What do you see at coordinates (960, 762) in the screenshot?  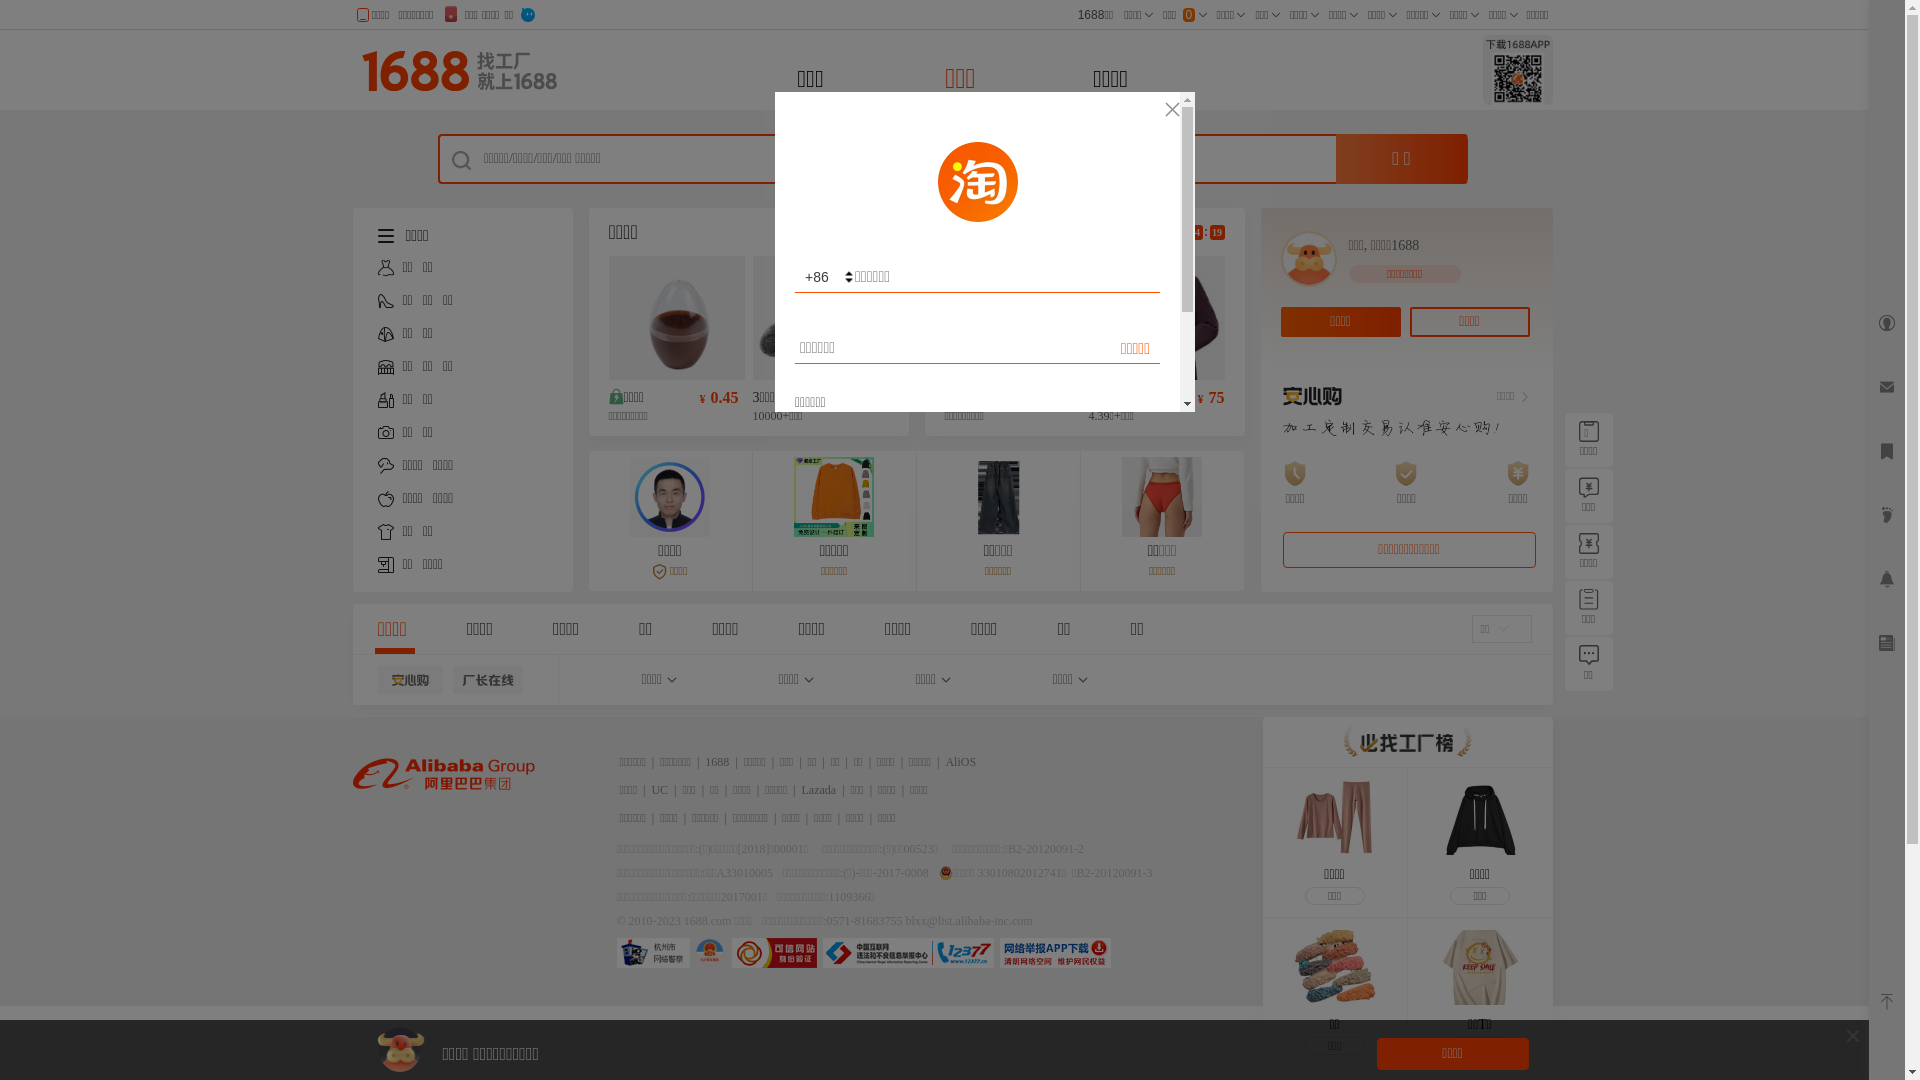 I see `'AliOS'` at bounding box center [960, 762].